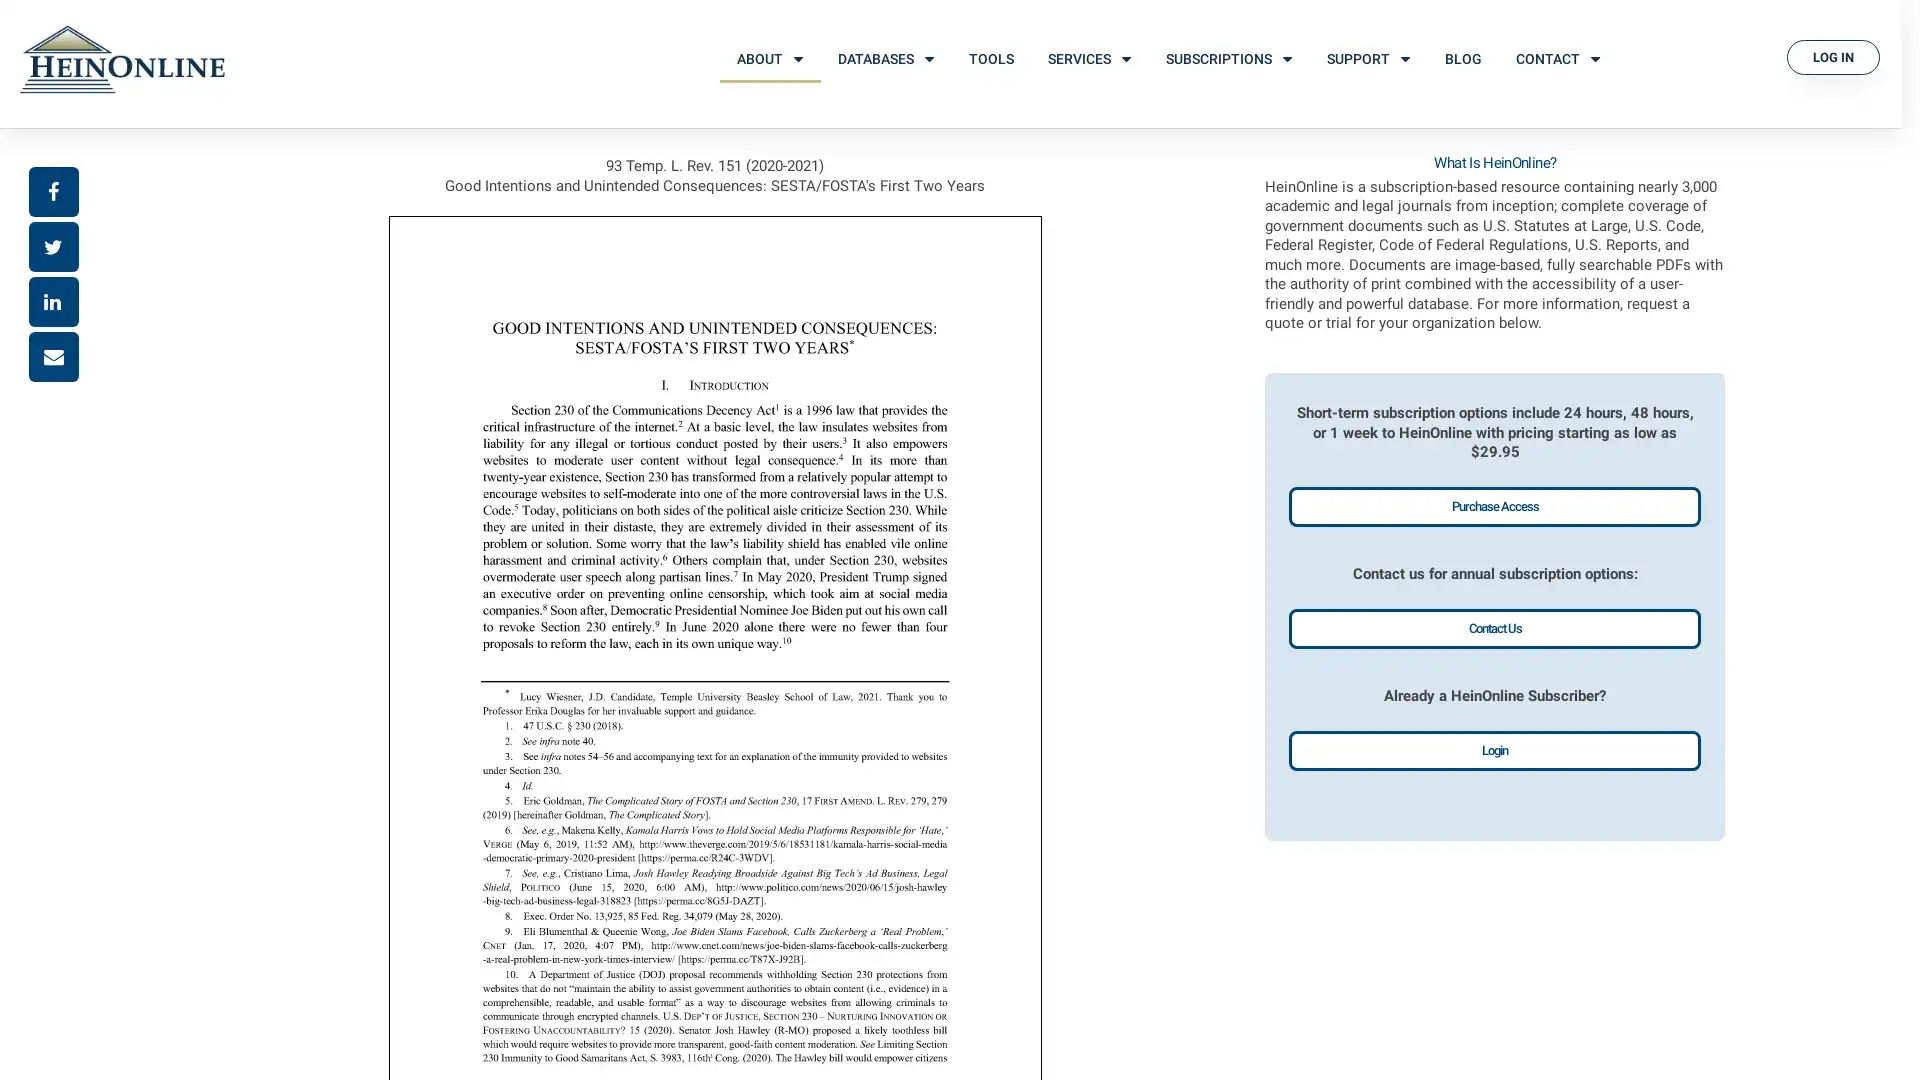  Describe the element at coordinates (1833, 56) in the screenshot. I see `LOG IN` at that location.